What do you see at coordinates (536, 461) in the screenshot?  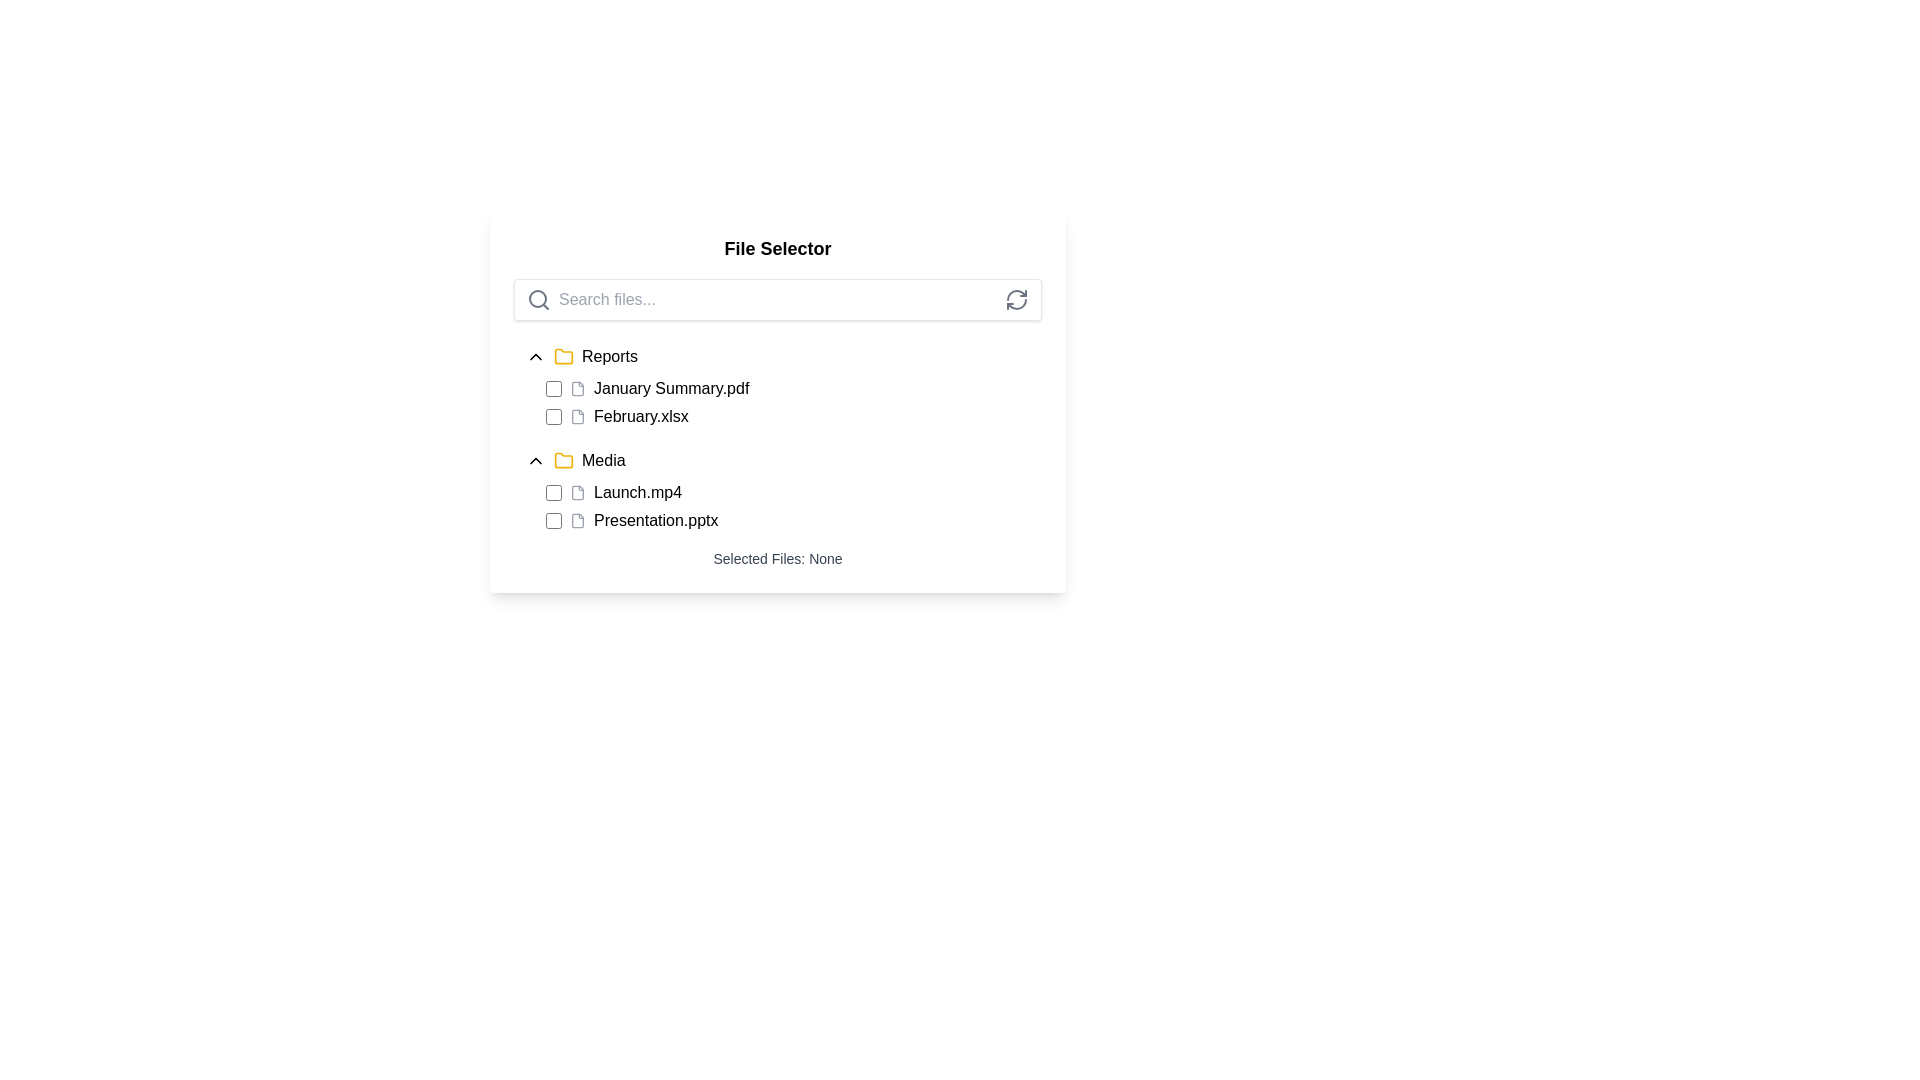 I see `the chevron icon located to the left of the 'Media' text label, which serves as an interactive toggle for expanding or collapsing the 'Media' section` at bounding box center [536, 461].